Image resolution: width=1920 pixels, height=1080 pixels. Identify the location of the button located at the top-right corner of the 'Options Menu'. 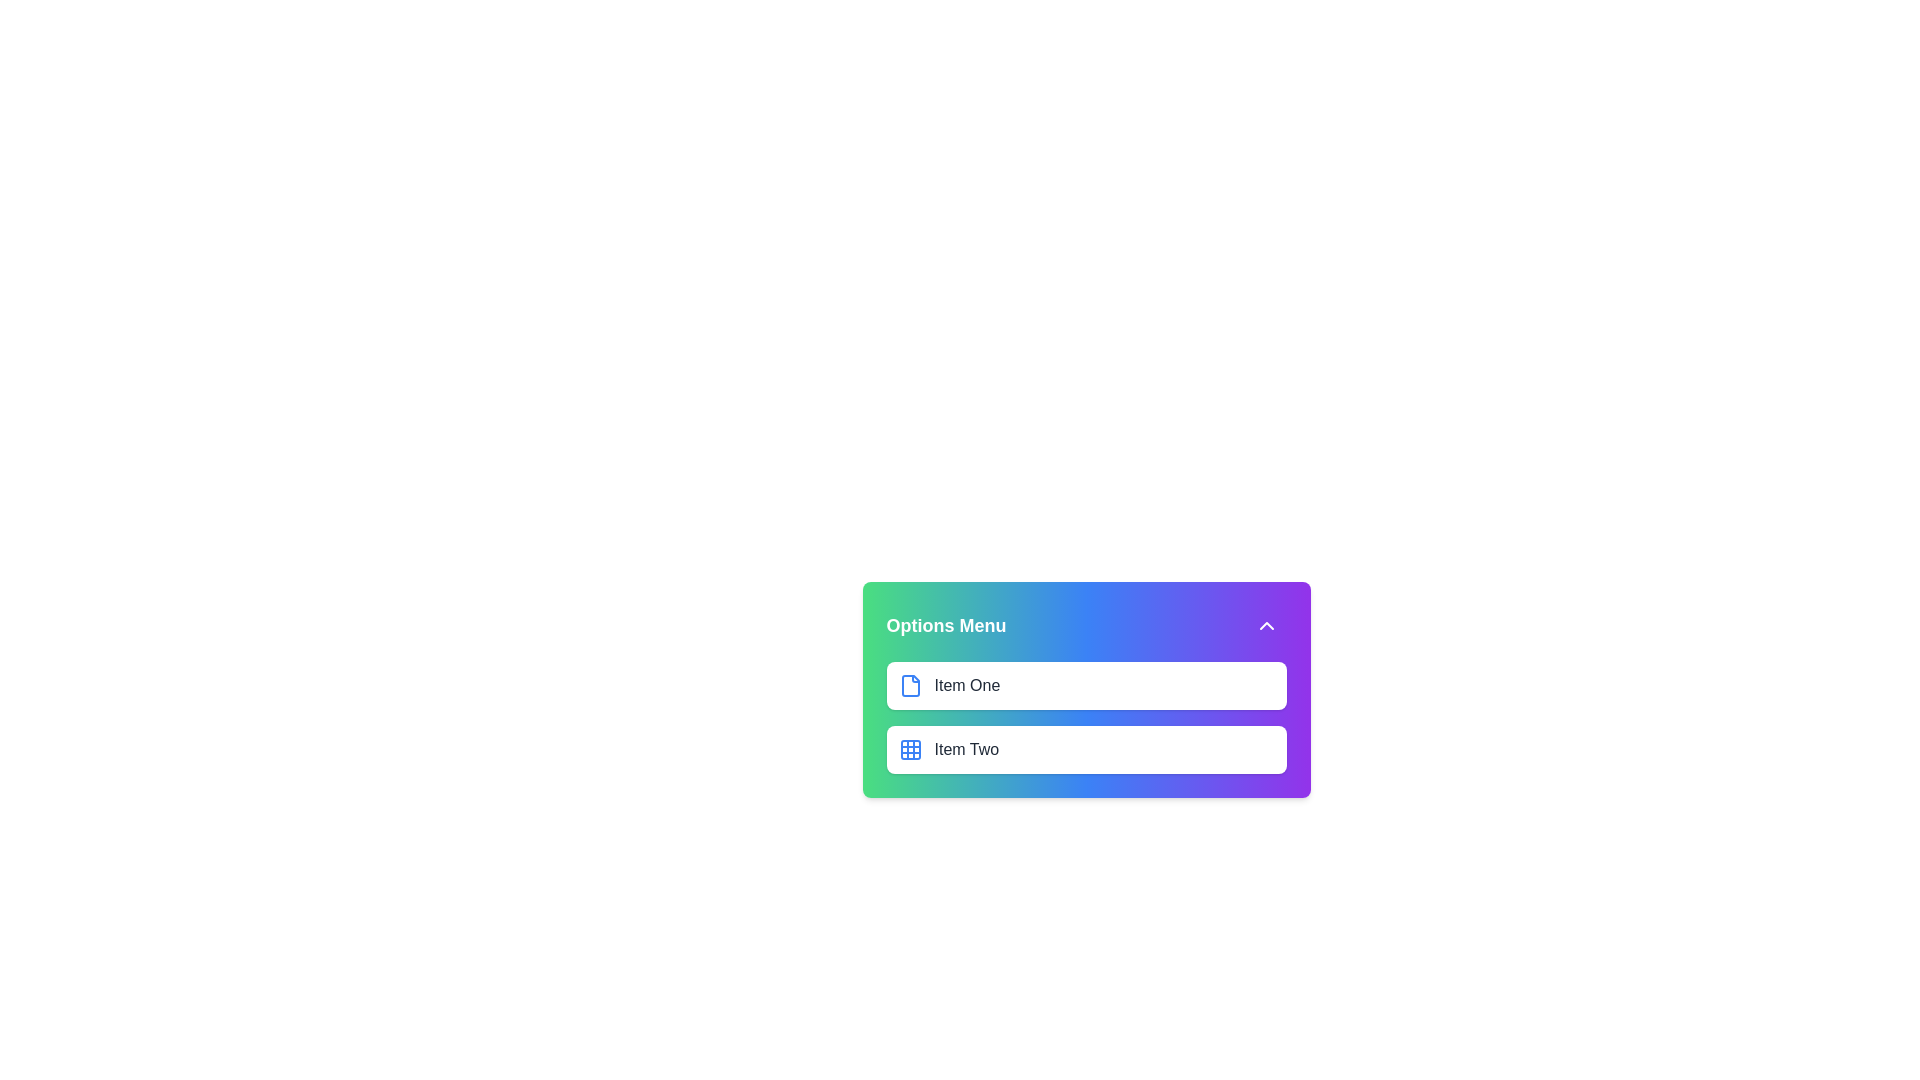
(1265, 624).